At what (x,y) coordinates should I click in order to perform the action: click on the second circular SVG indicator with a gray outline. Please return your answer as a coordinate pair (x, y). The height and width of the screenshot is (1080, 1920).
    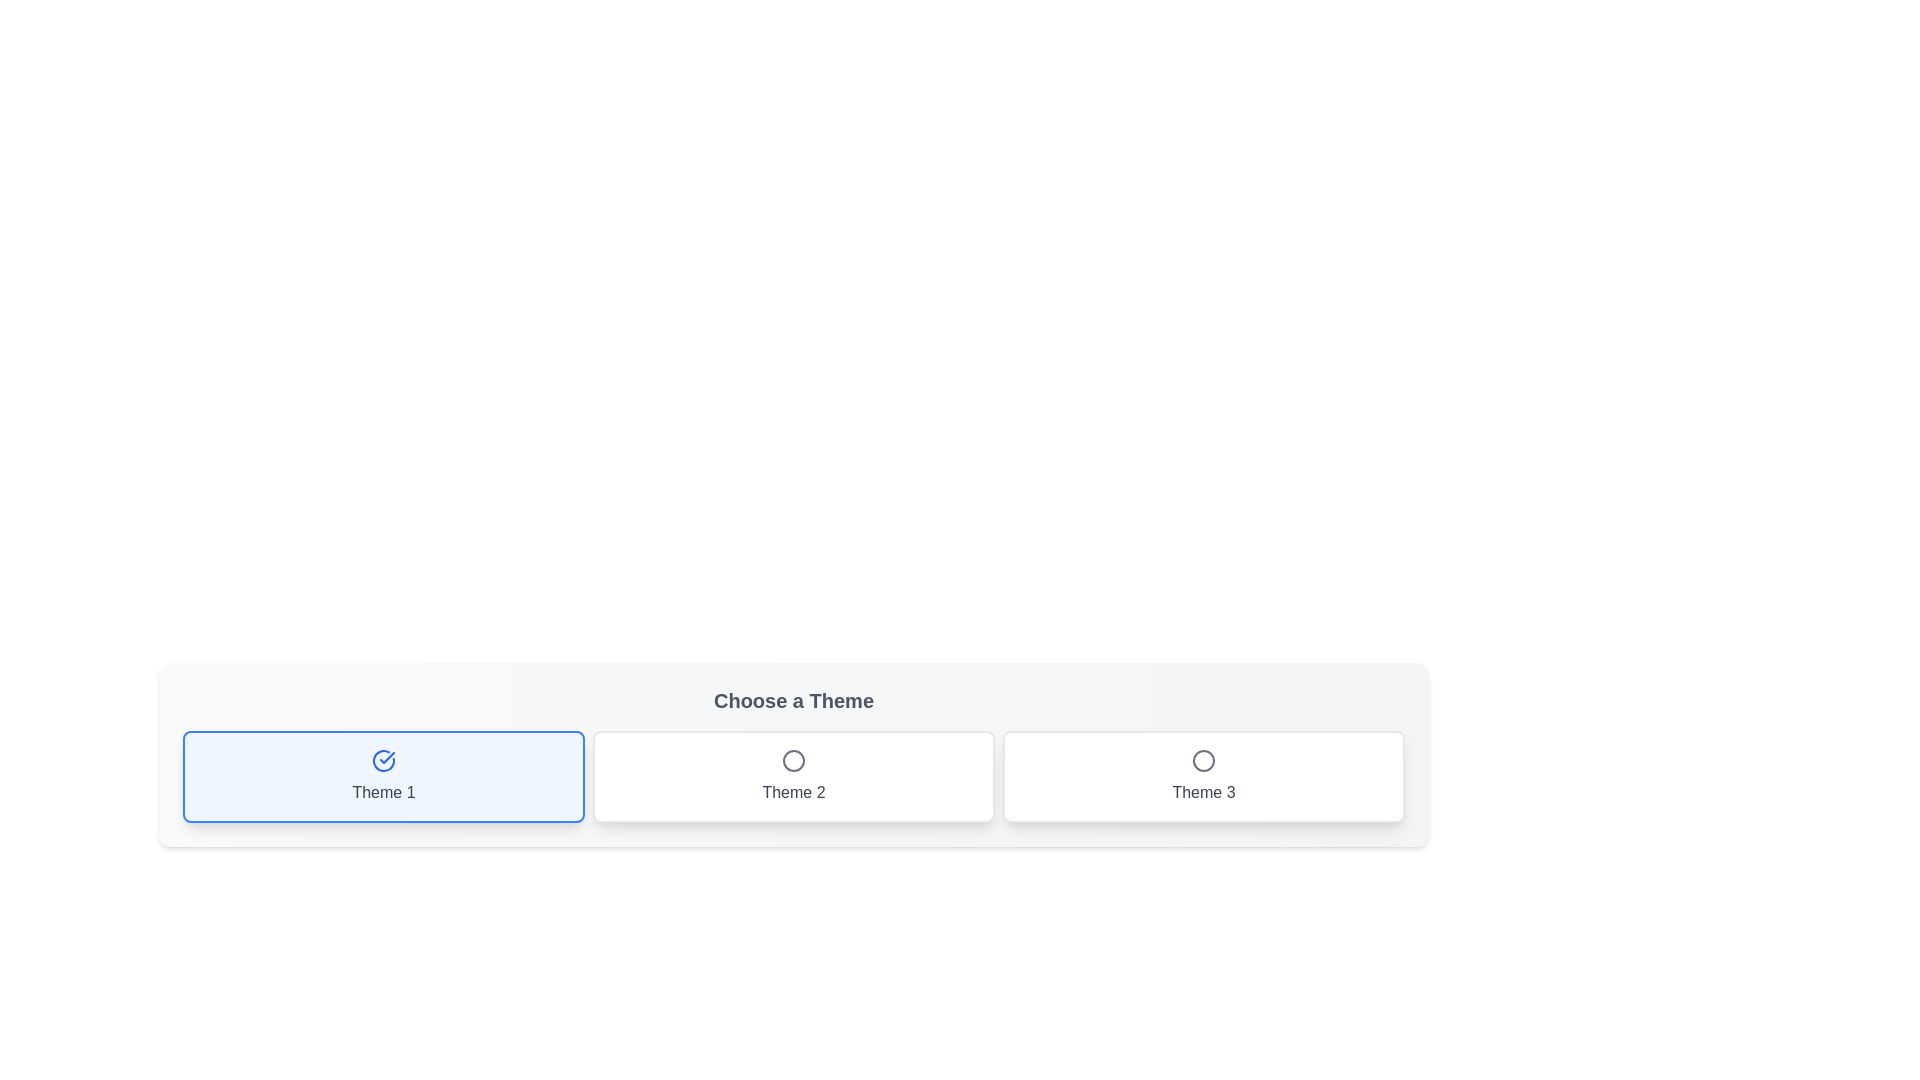
    Looking at the image, I should click on (792, 760).